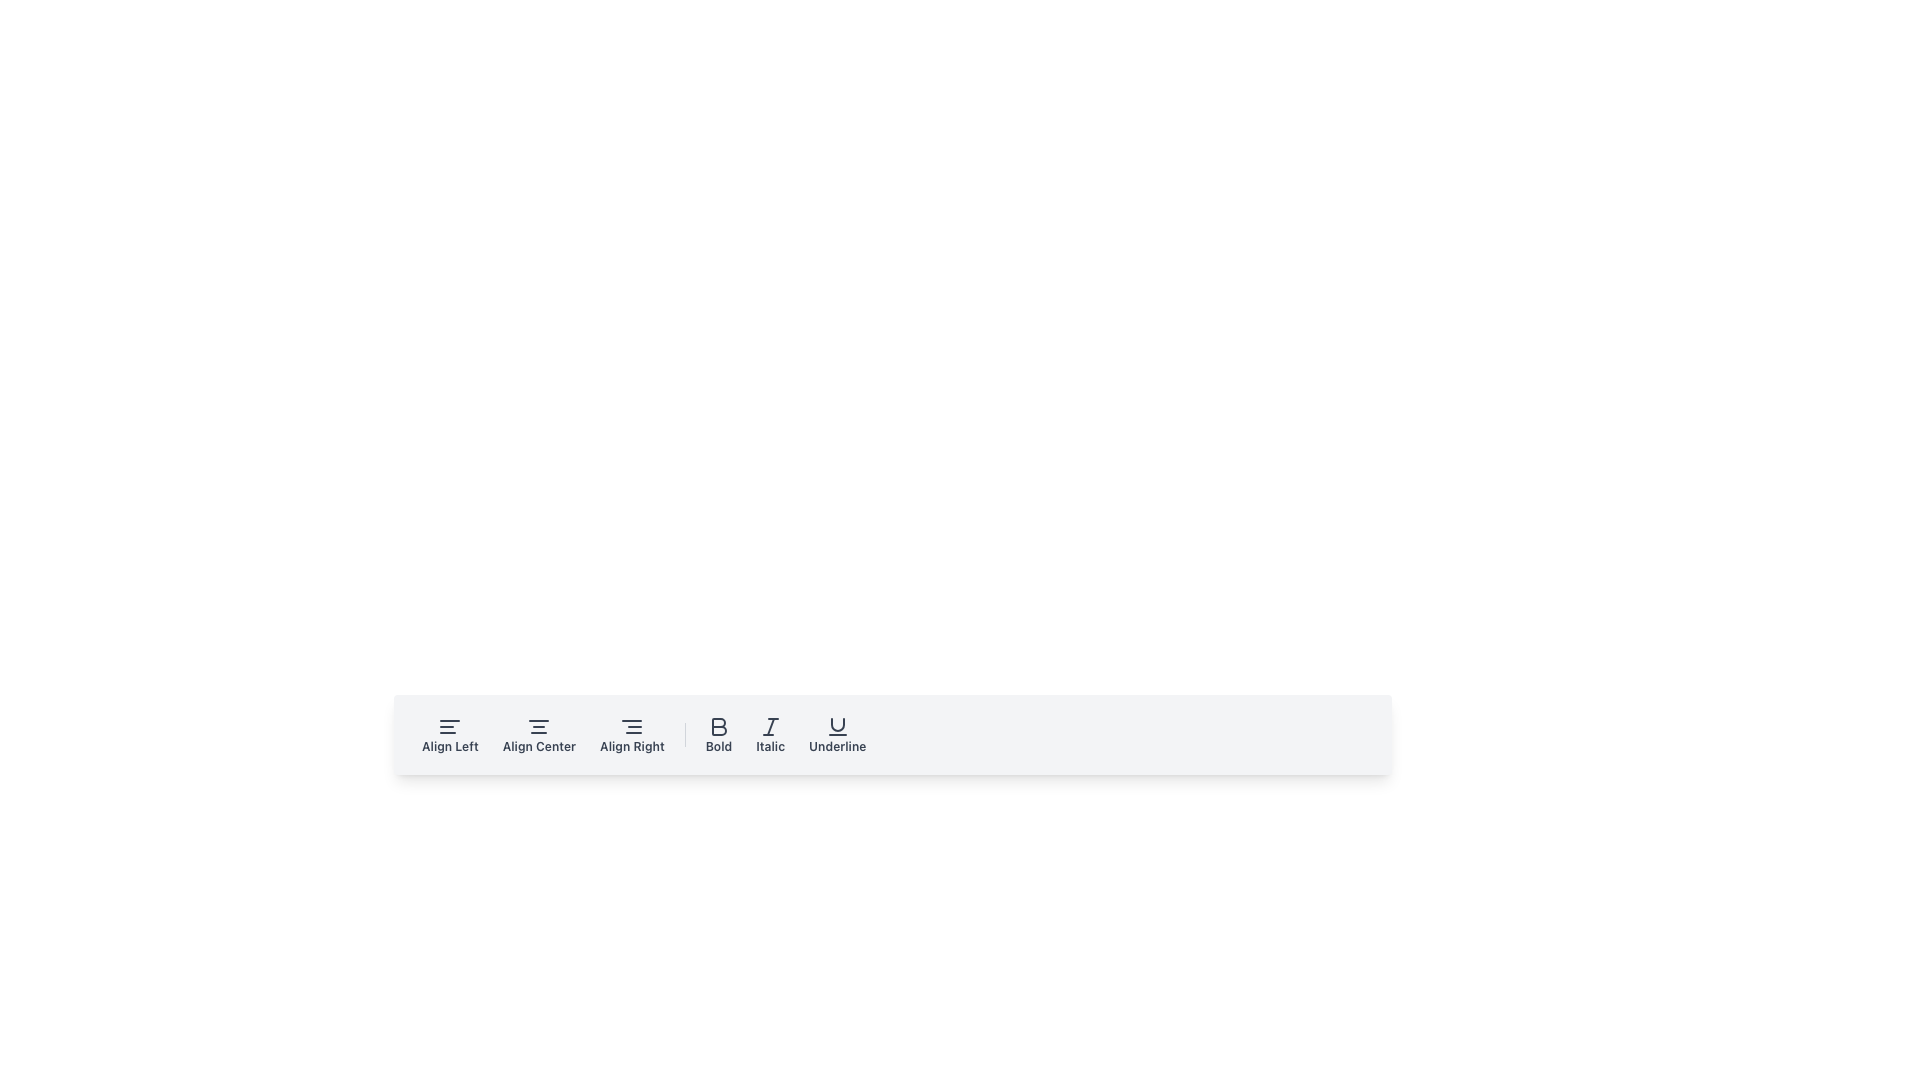  Describe the element at coordinates (631, 726) in the screenshot. I see `the 'Align Right' icon in the toolbar` at that location.